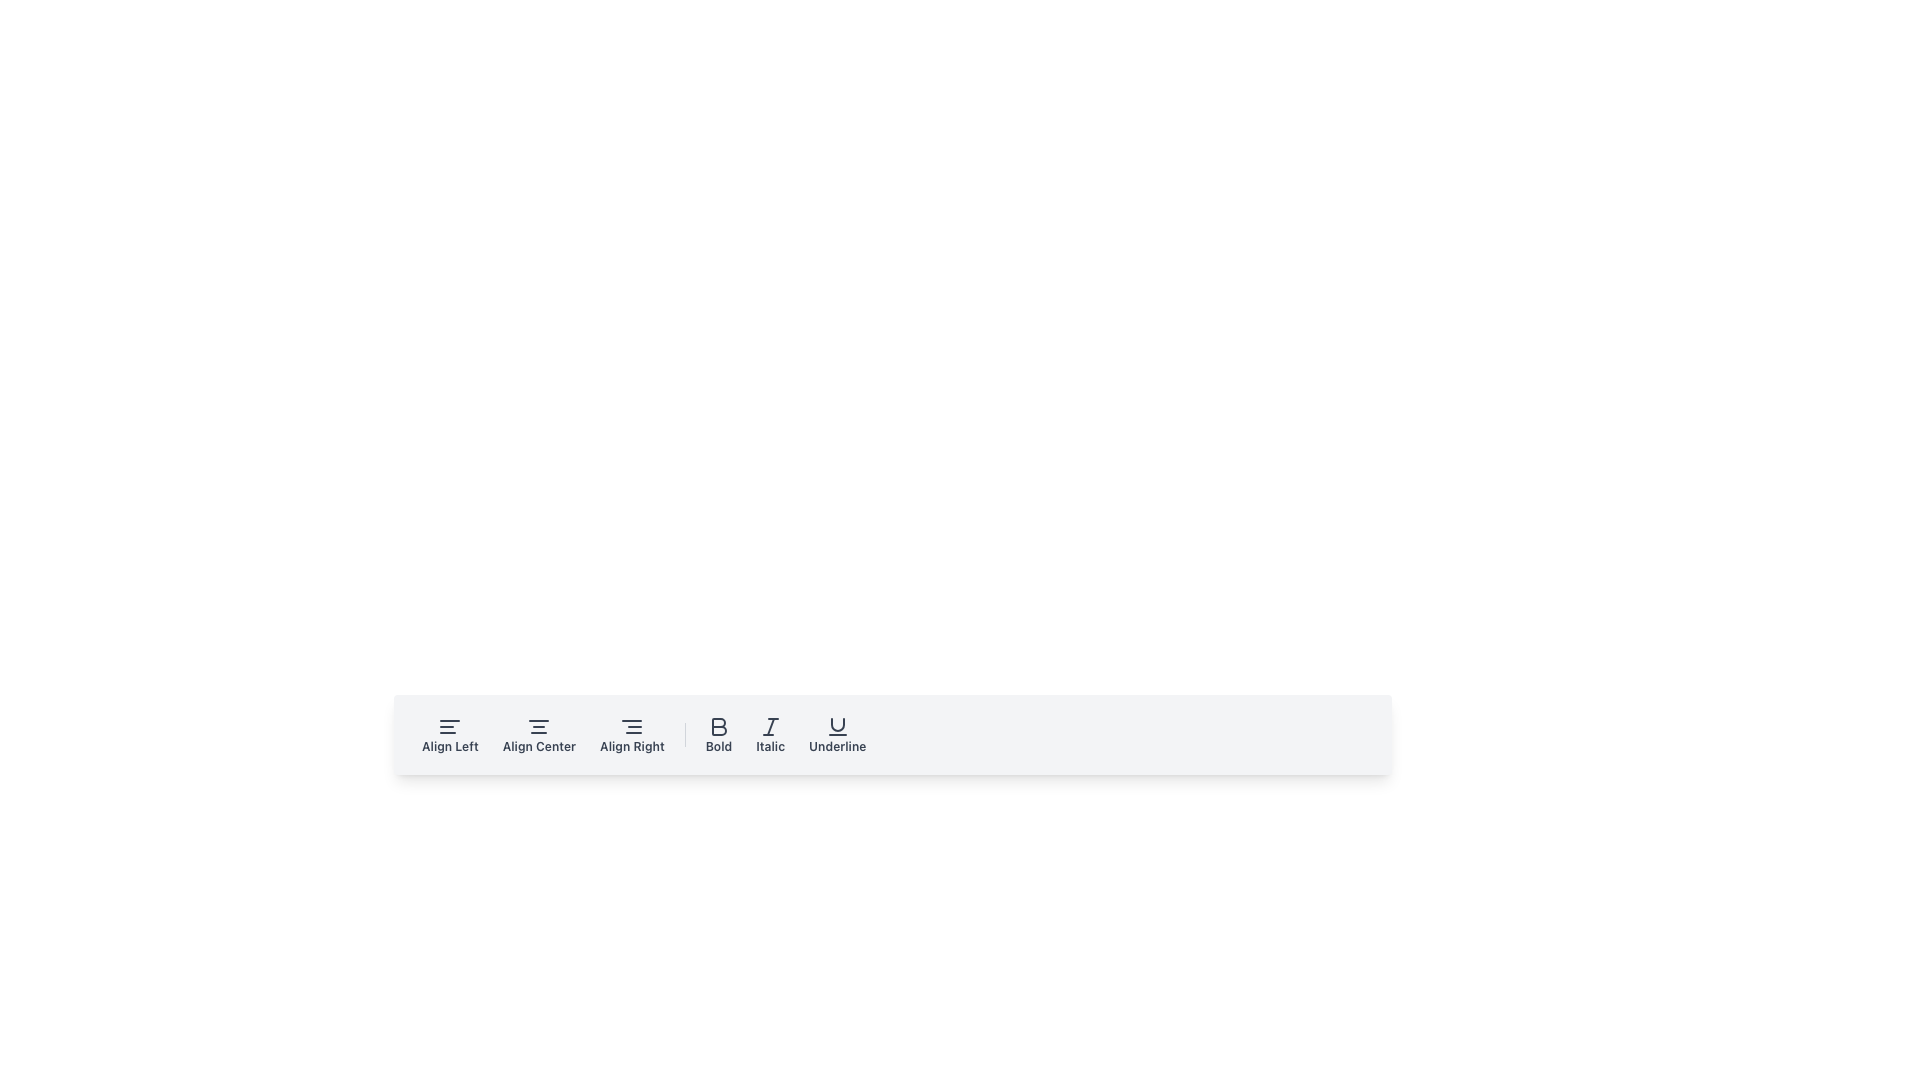  Describe the element at coordinates (631, 726) in the screenshot. I see `the 'Align Right' icon in the toolbar` at that location.